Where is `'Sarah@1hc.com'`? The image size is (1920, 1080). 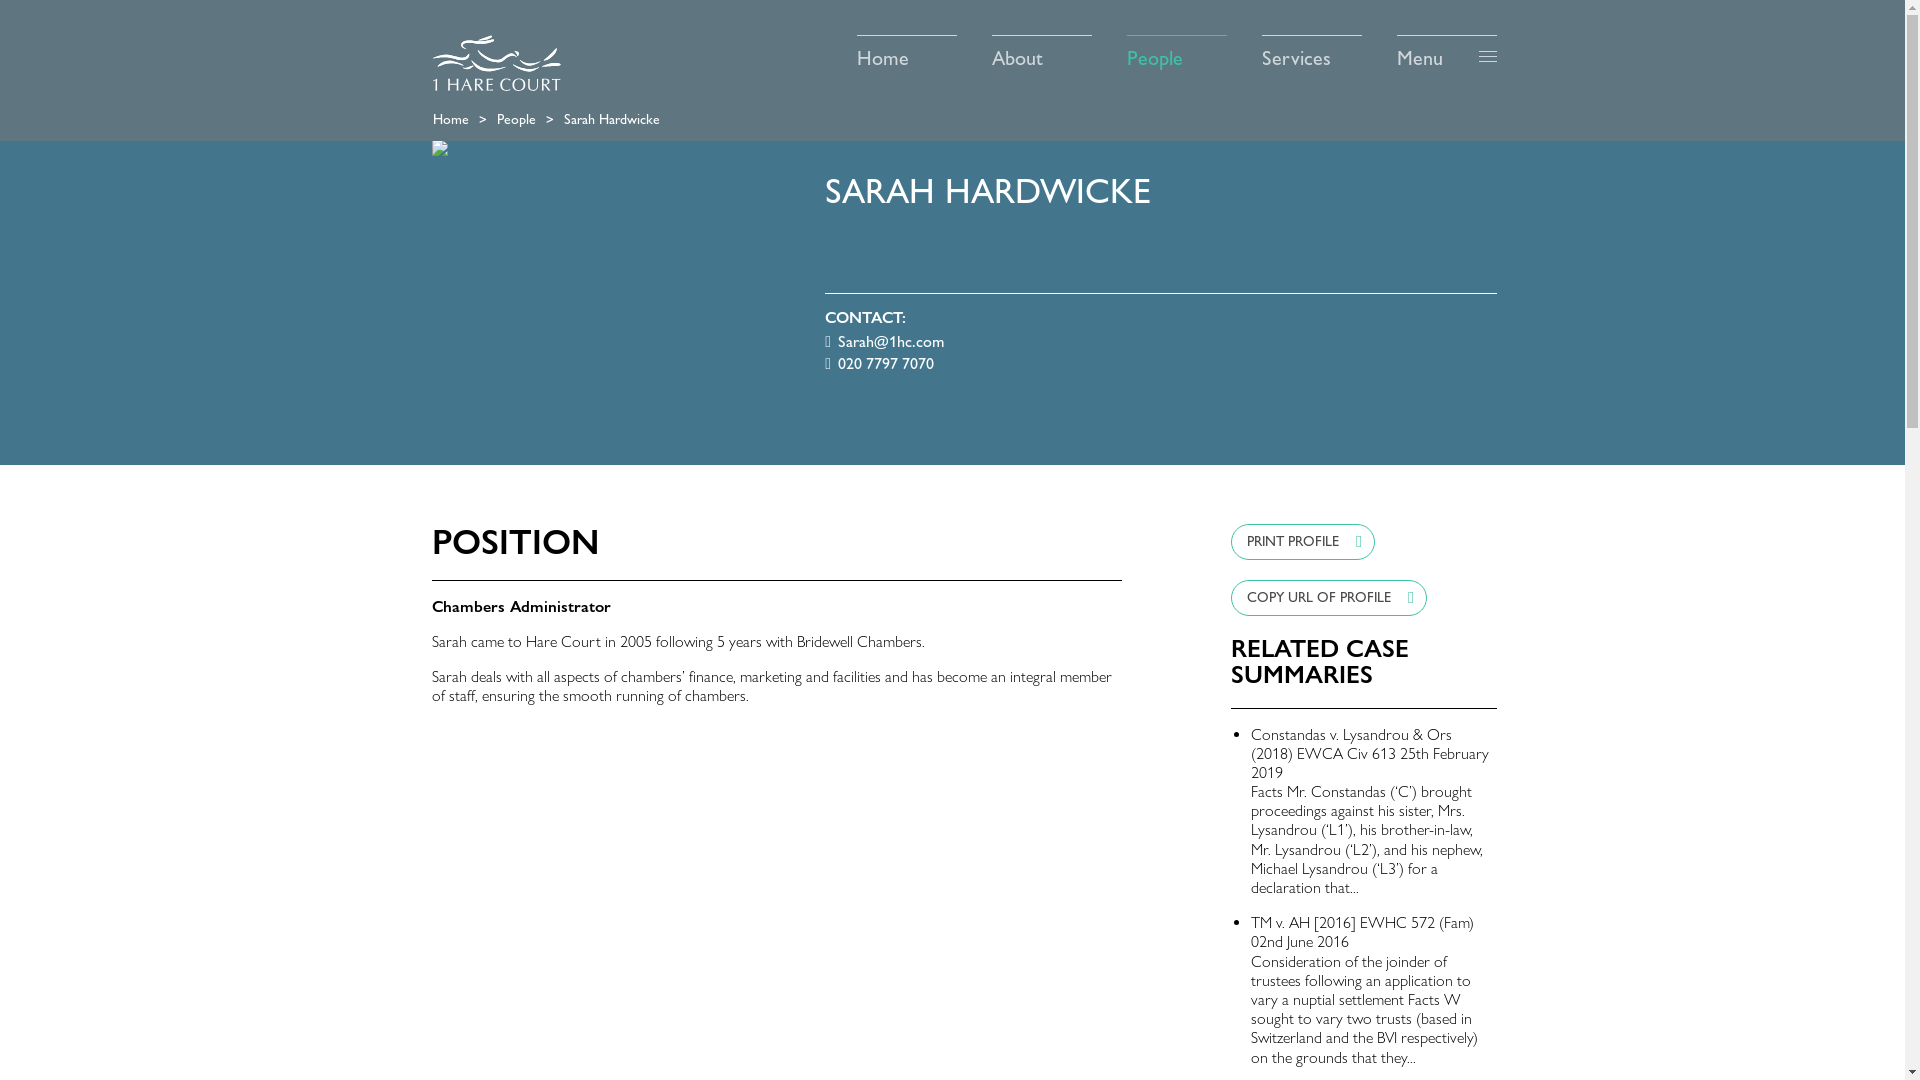
'Sarah@1hc.com' is located at coordinates (883, 340).